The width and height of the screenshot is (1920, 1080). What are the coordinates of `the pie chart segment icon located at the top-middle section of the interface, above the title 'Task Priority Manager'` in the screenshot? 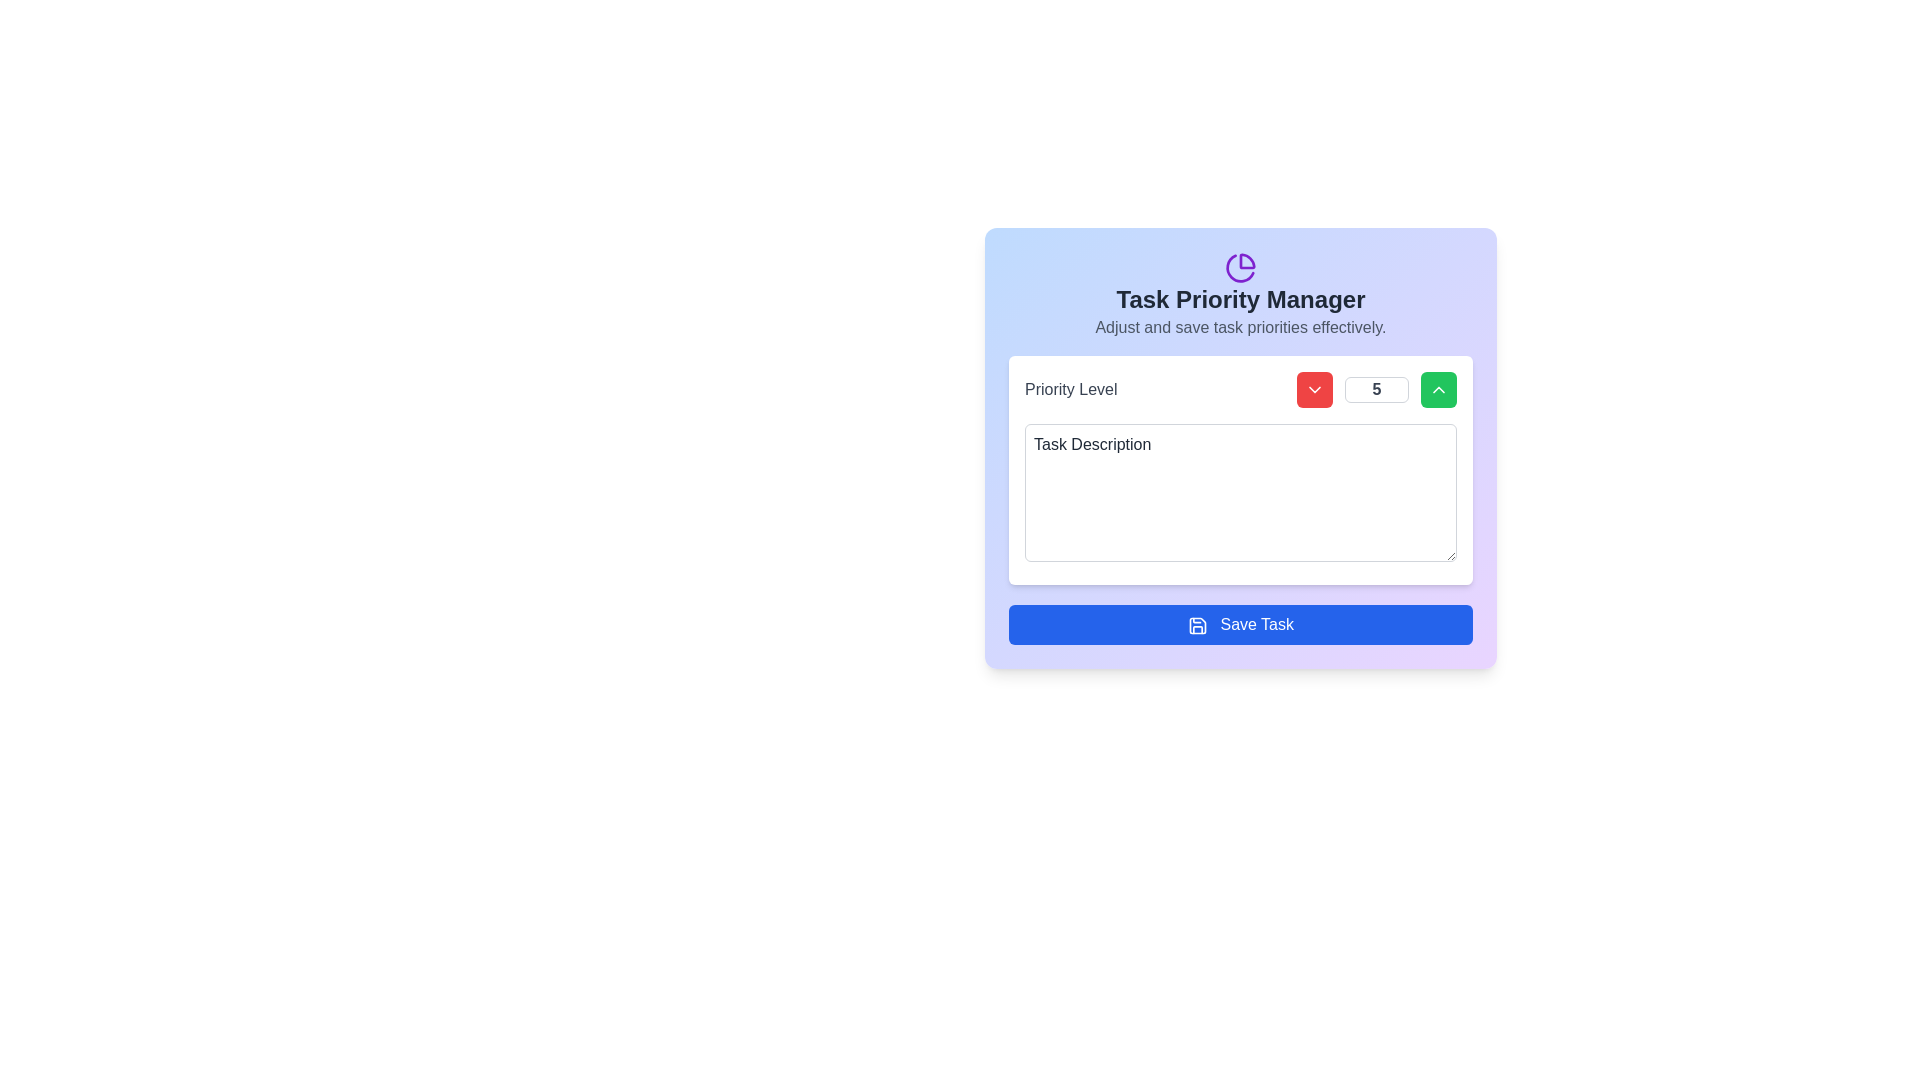 It's located at (1246, 260).